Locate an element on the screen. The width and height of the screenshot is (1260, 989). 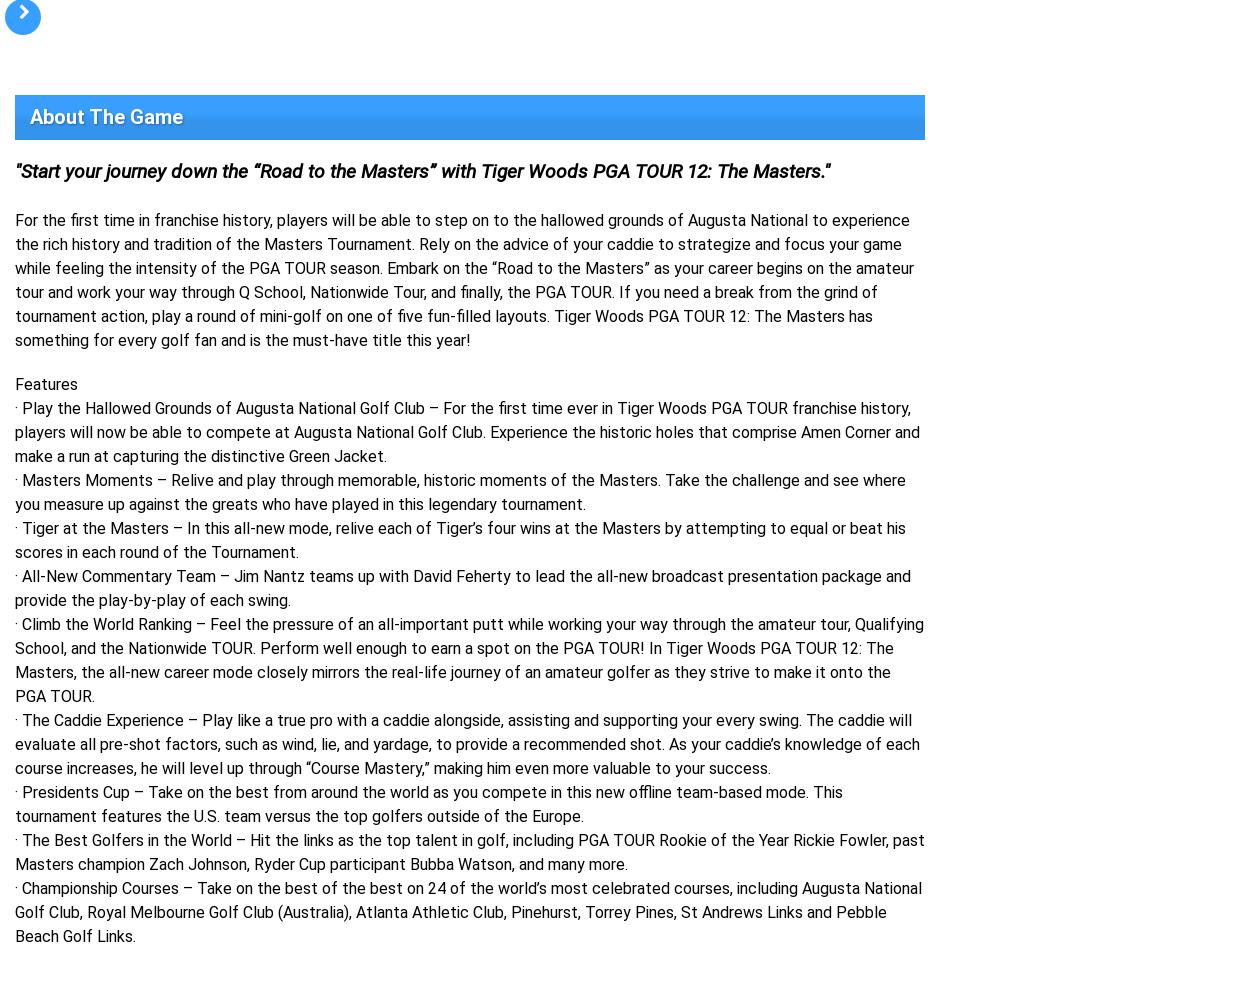
'For the first time in franchise history, players will be able to step on to the hallowed grounds of Augusta National to experience the rich history and tradition of the Masters Tournament. Rely on the advice of your caddie to strategize and focus your game while feeling the intensity of the PGA TOUR season. Embark on the “Road to the Masters” as your career begins on the amateur tour and work your way through Q School, Nationwide Tour, and finally, the PGA TOUR. If you need a break from the grind of tournament action, play a round of mini-golf on one of five fun-filled layouts. Tiger Woods PGA TOUR 12: The Masters has something for every golf fan and is the must-have title this year!' is located at coordinates (464, 280).